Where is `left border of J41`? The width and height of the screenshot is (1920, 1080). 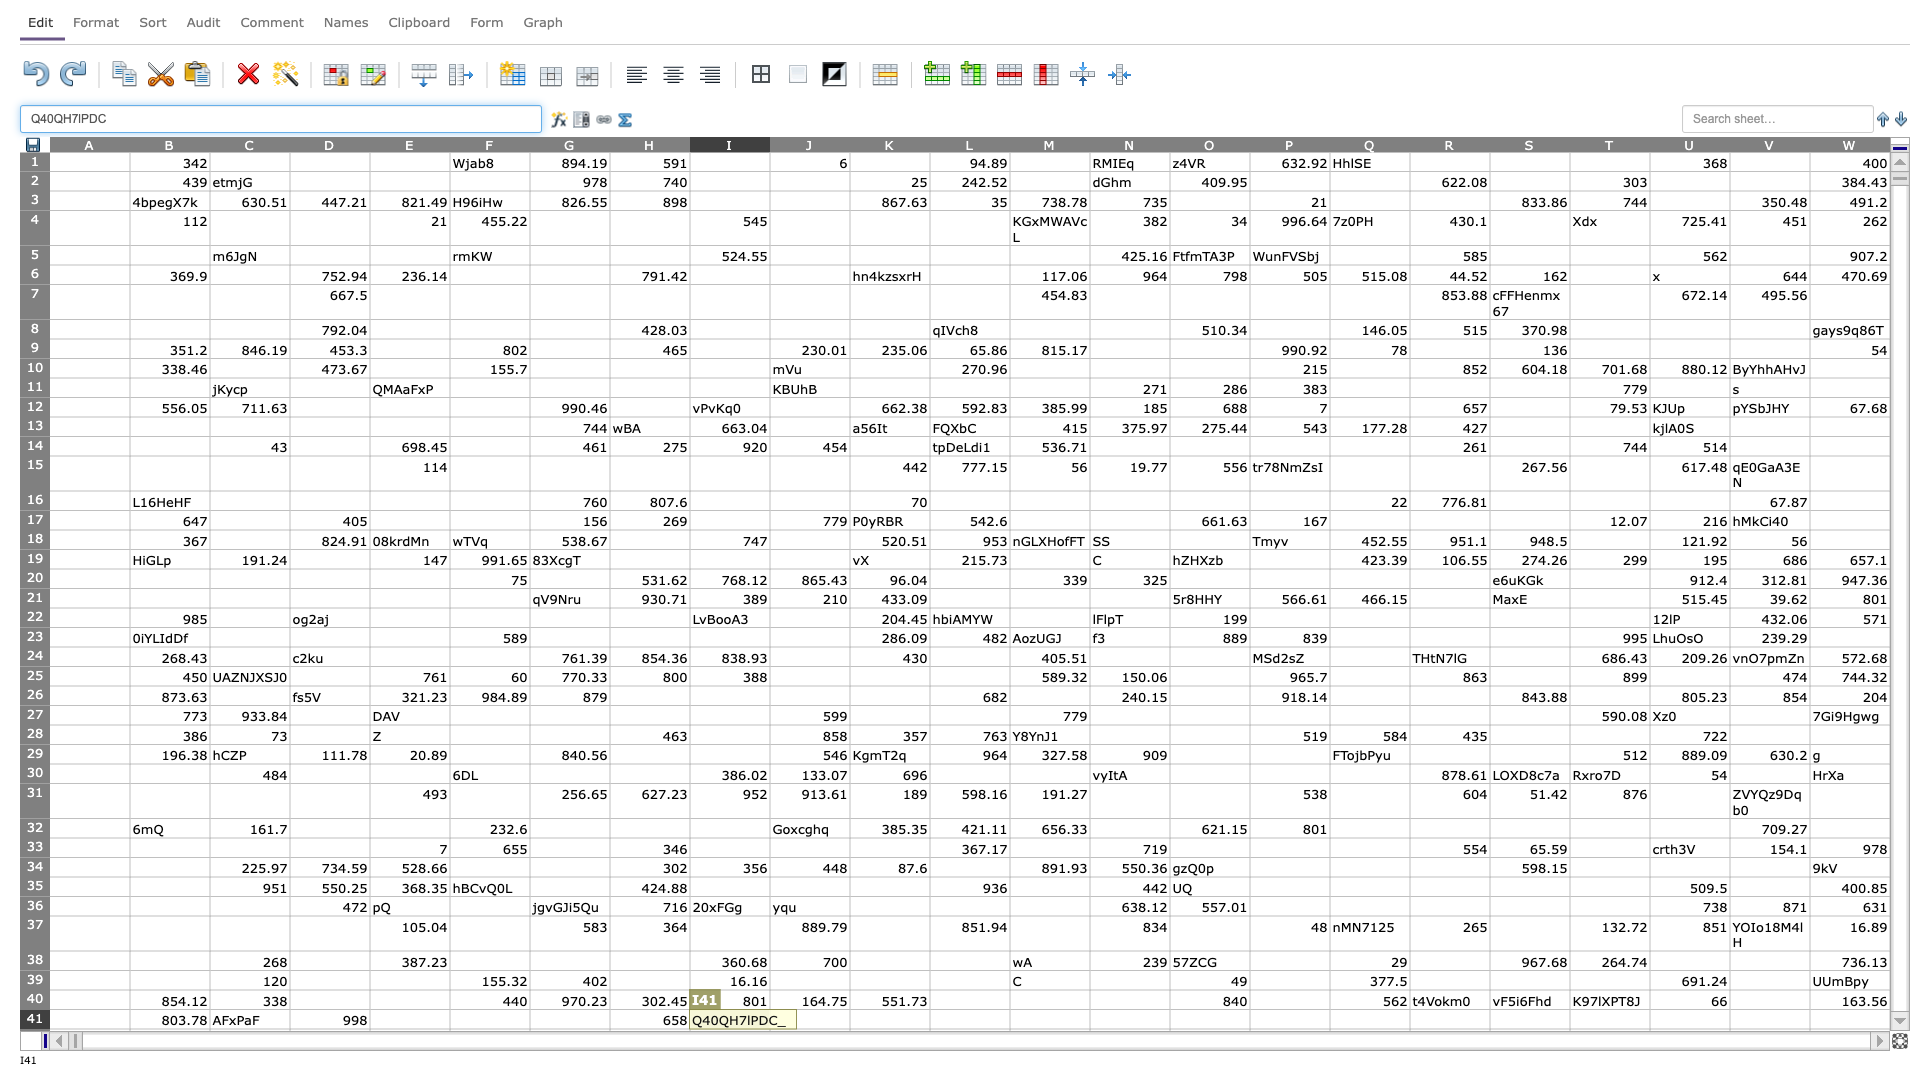 left border of J41 is located at coordinates (768, 1019).